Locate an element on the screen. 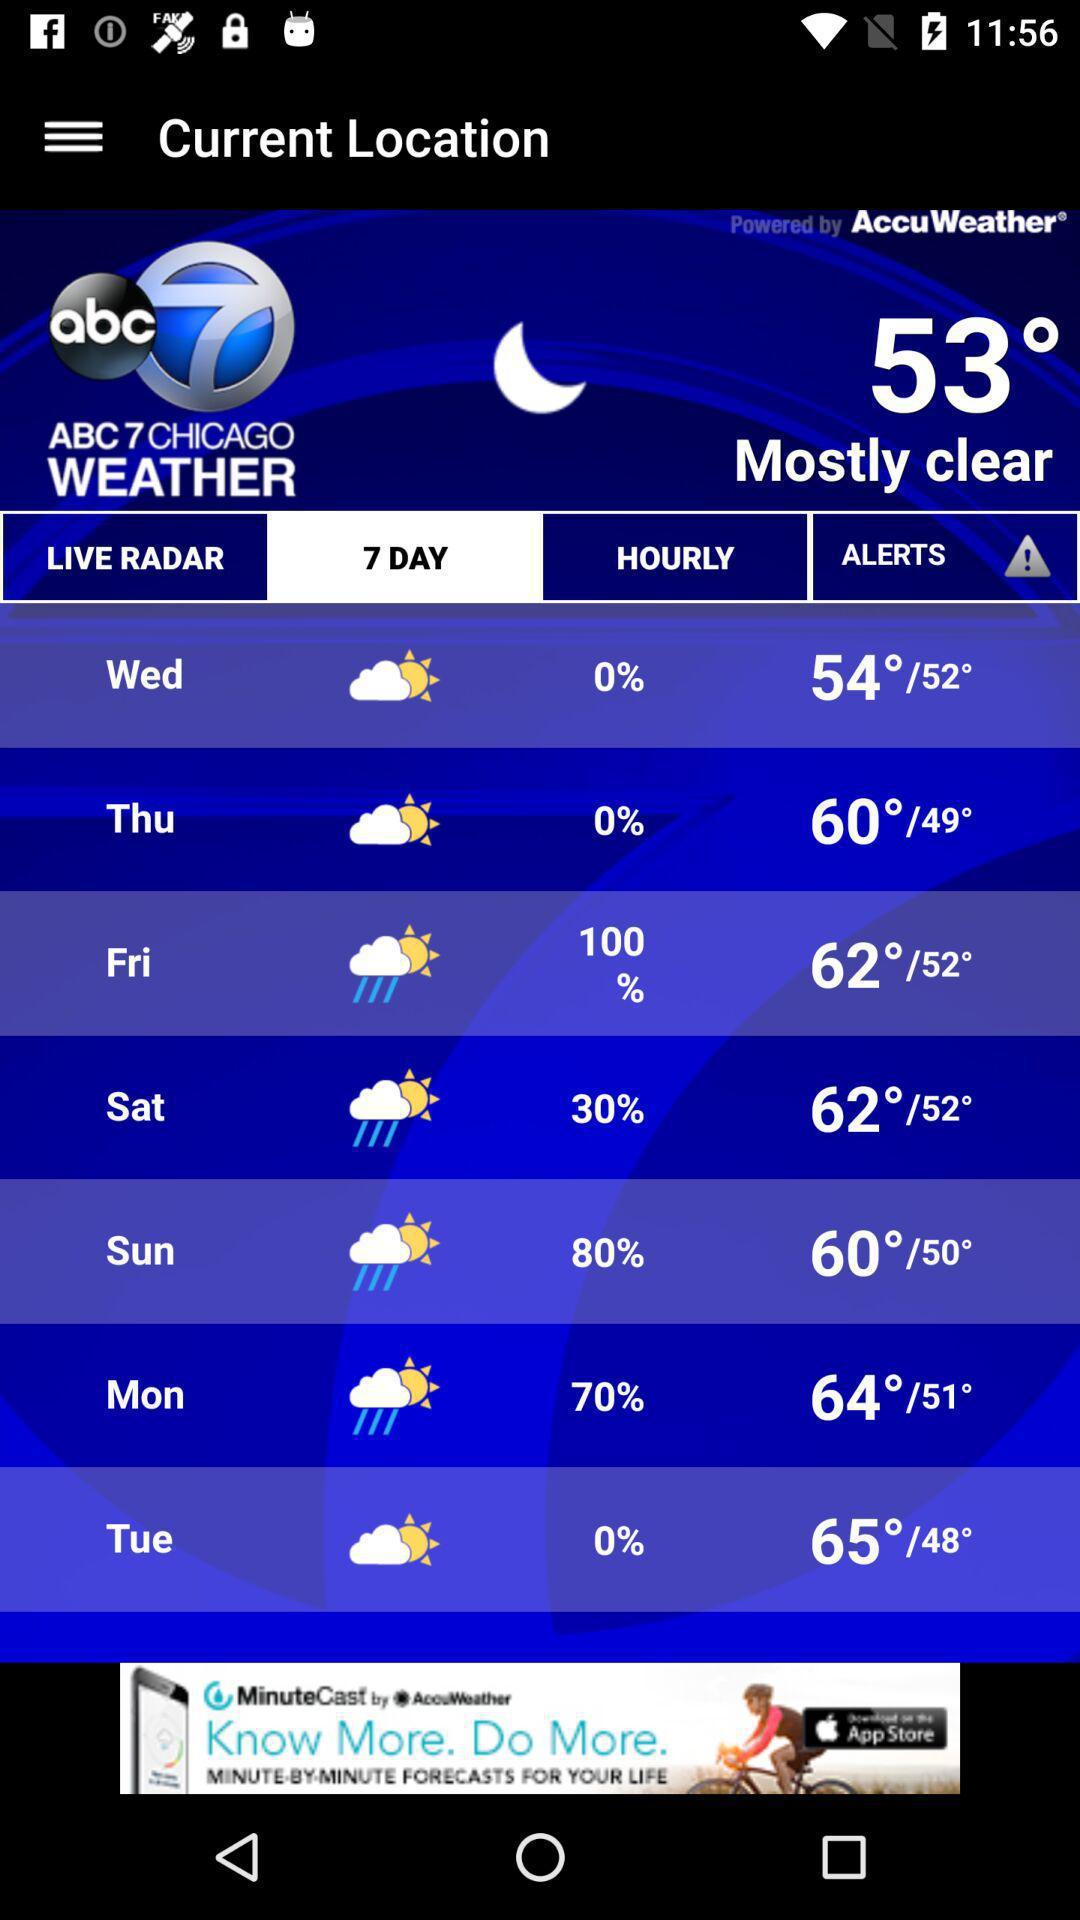 The image size is (1080, 1920). hamburger icon to check history setting etc is located at coordinates (72, 135).